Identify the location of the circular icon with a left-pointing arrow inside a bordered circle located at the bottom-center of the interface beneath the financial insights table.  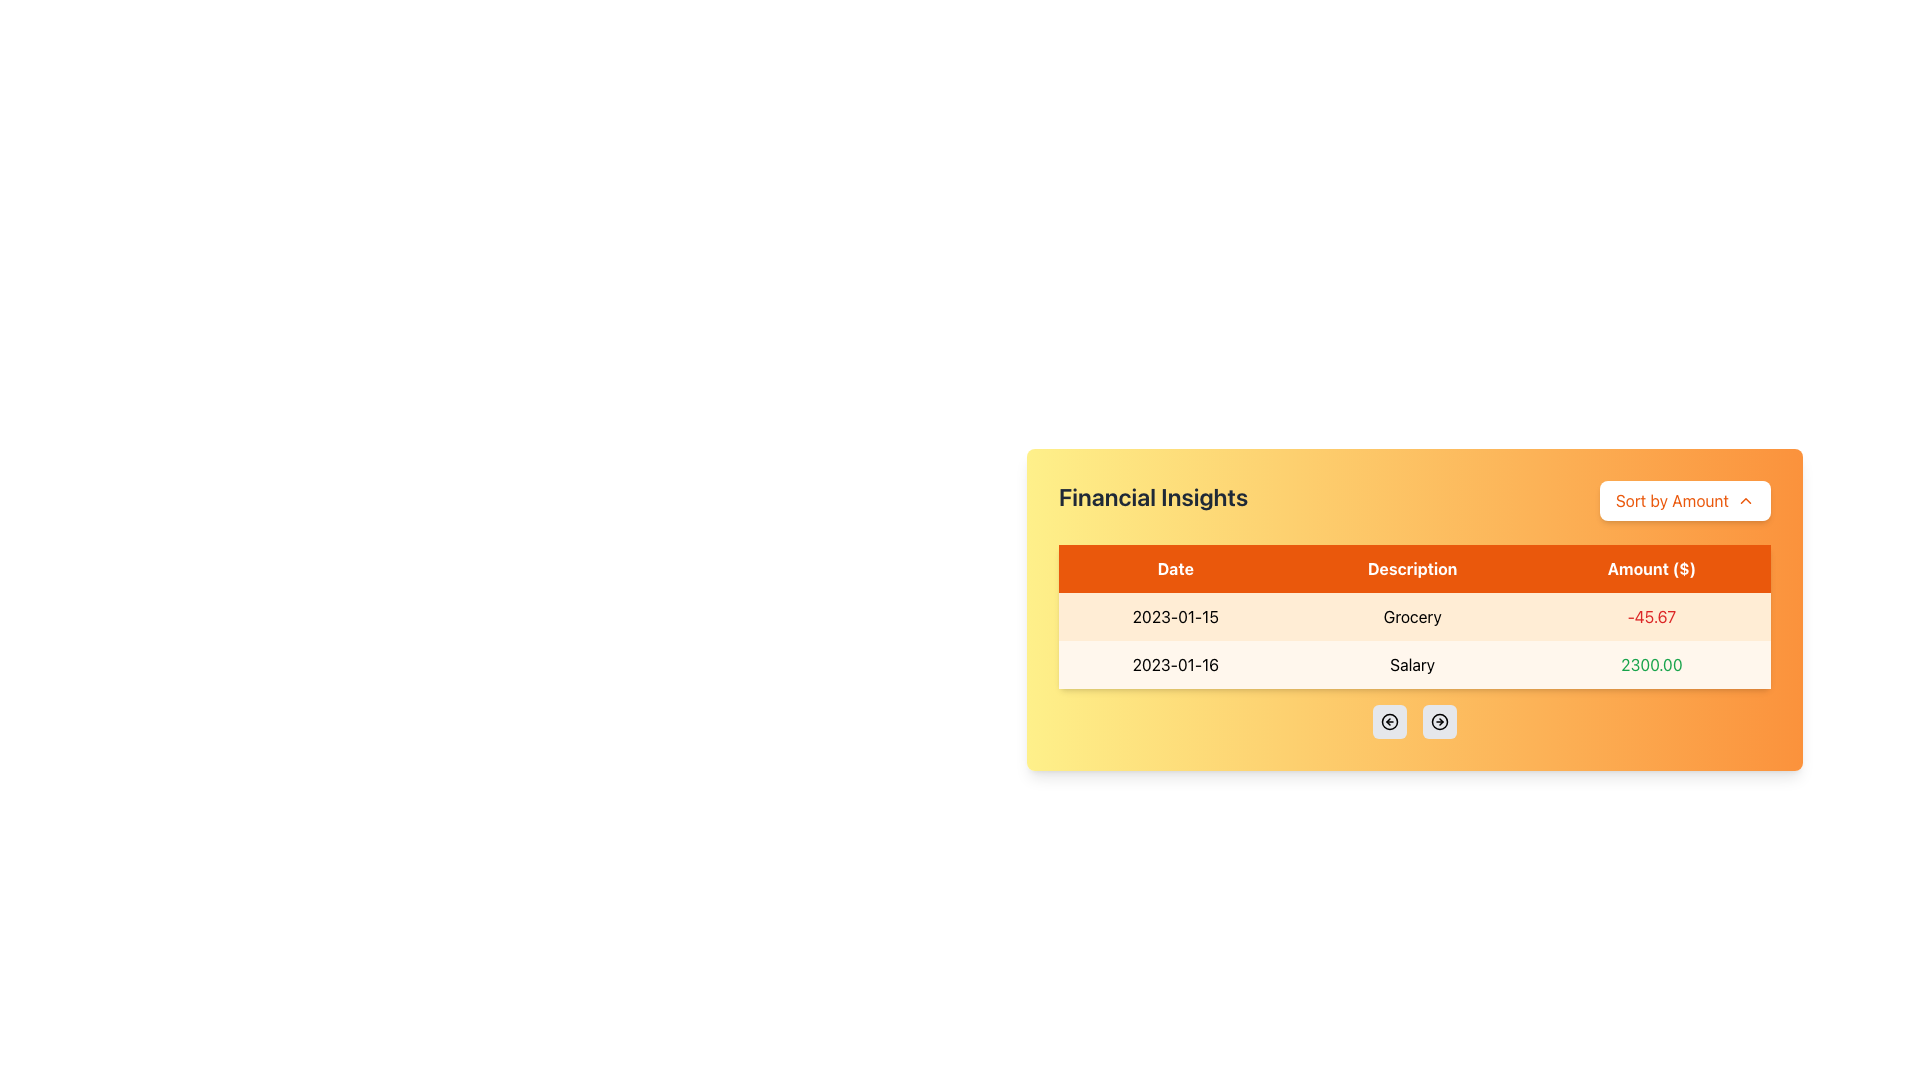
(1389, 721).